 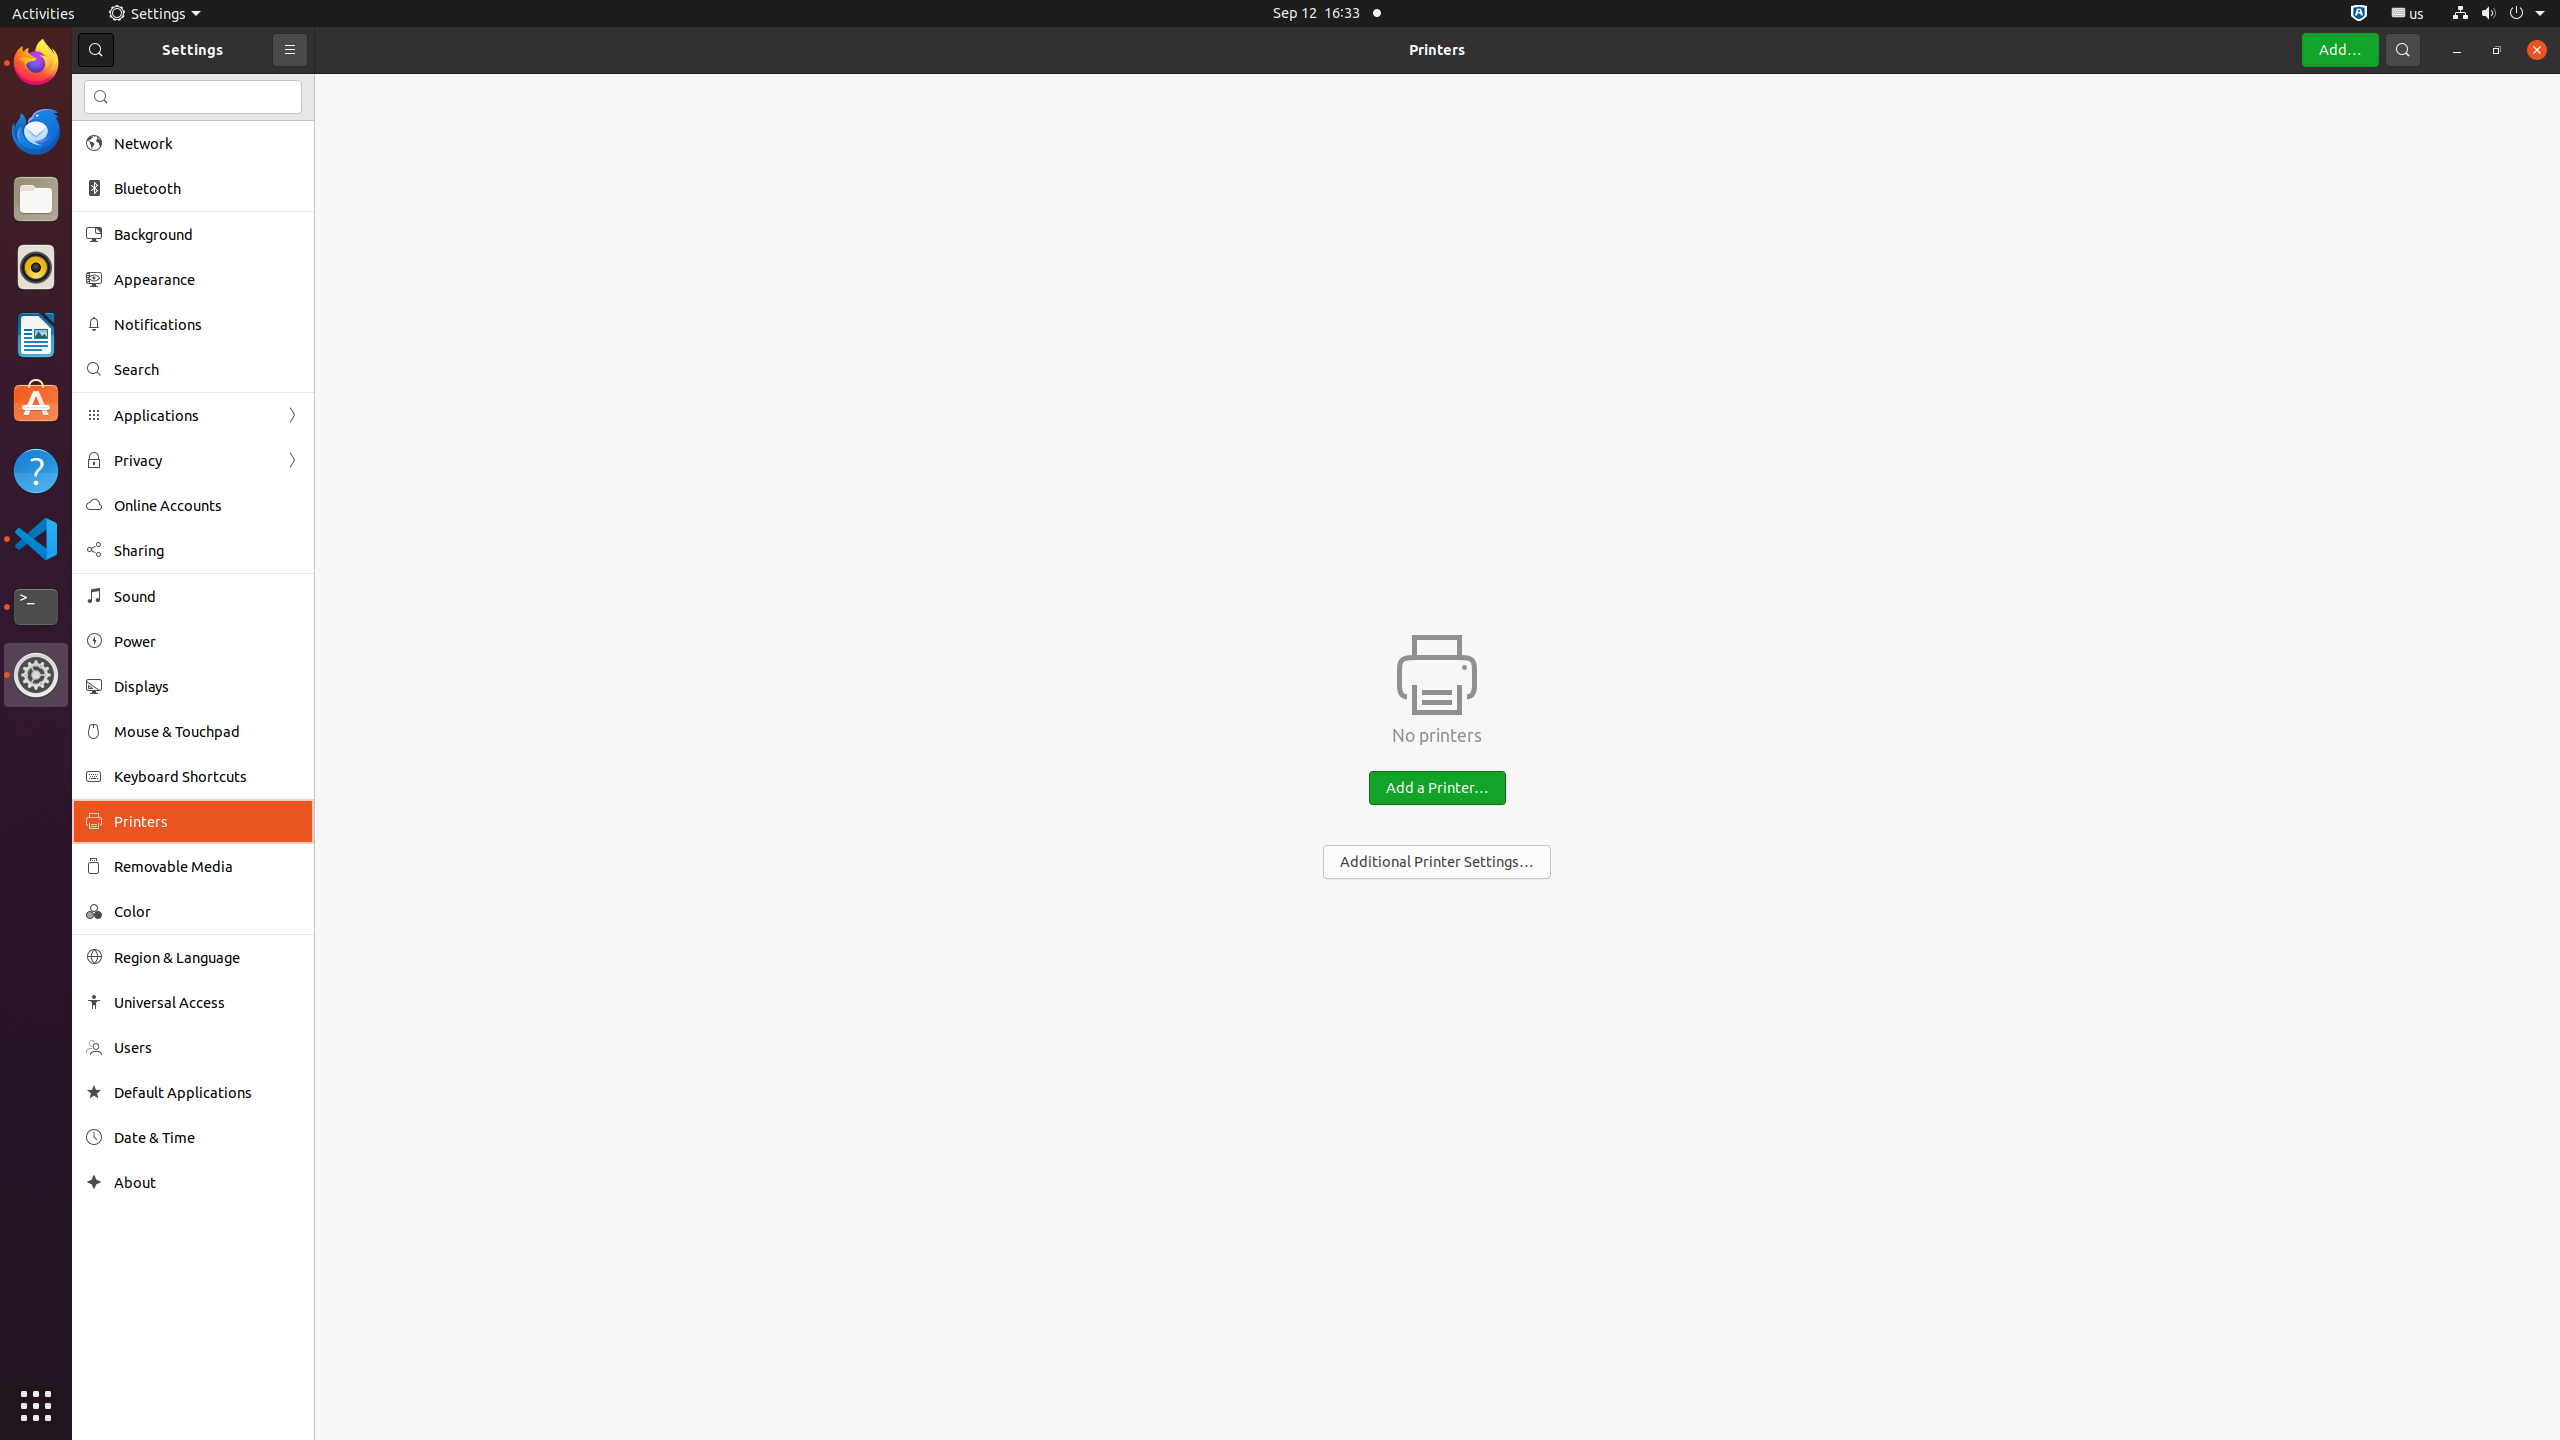 I want to click on 'Appearance', so click(x=207, y=279).